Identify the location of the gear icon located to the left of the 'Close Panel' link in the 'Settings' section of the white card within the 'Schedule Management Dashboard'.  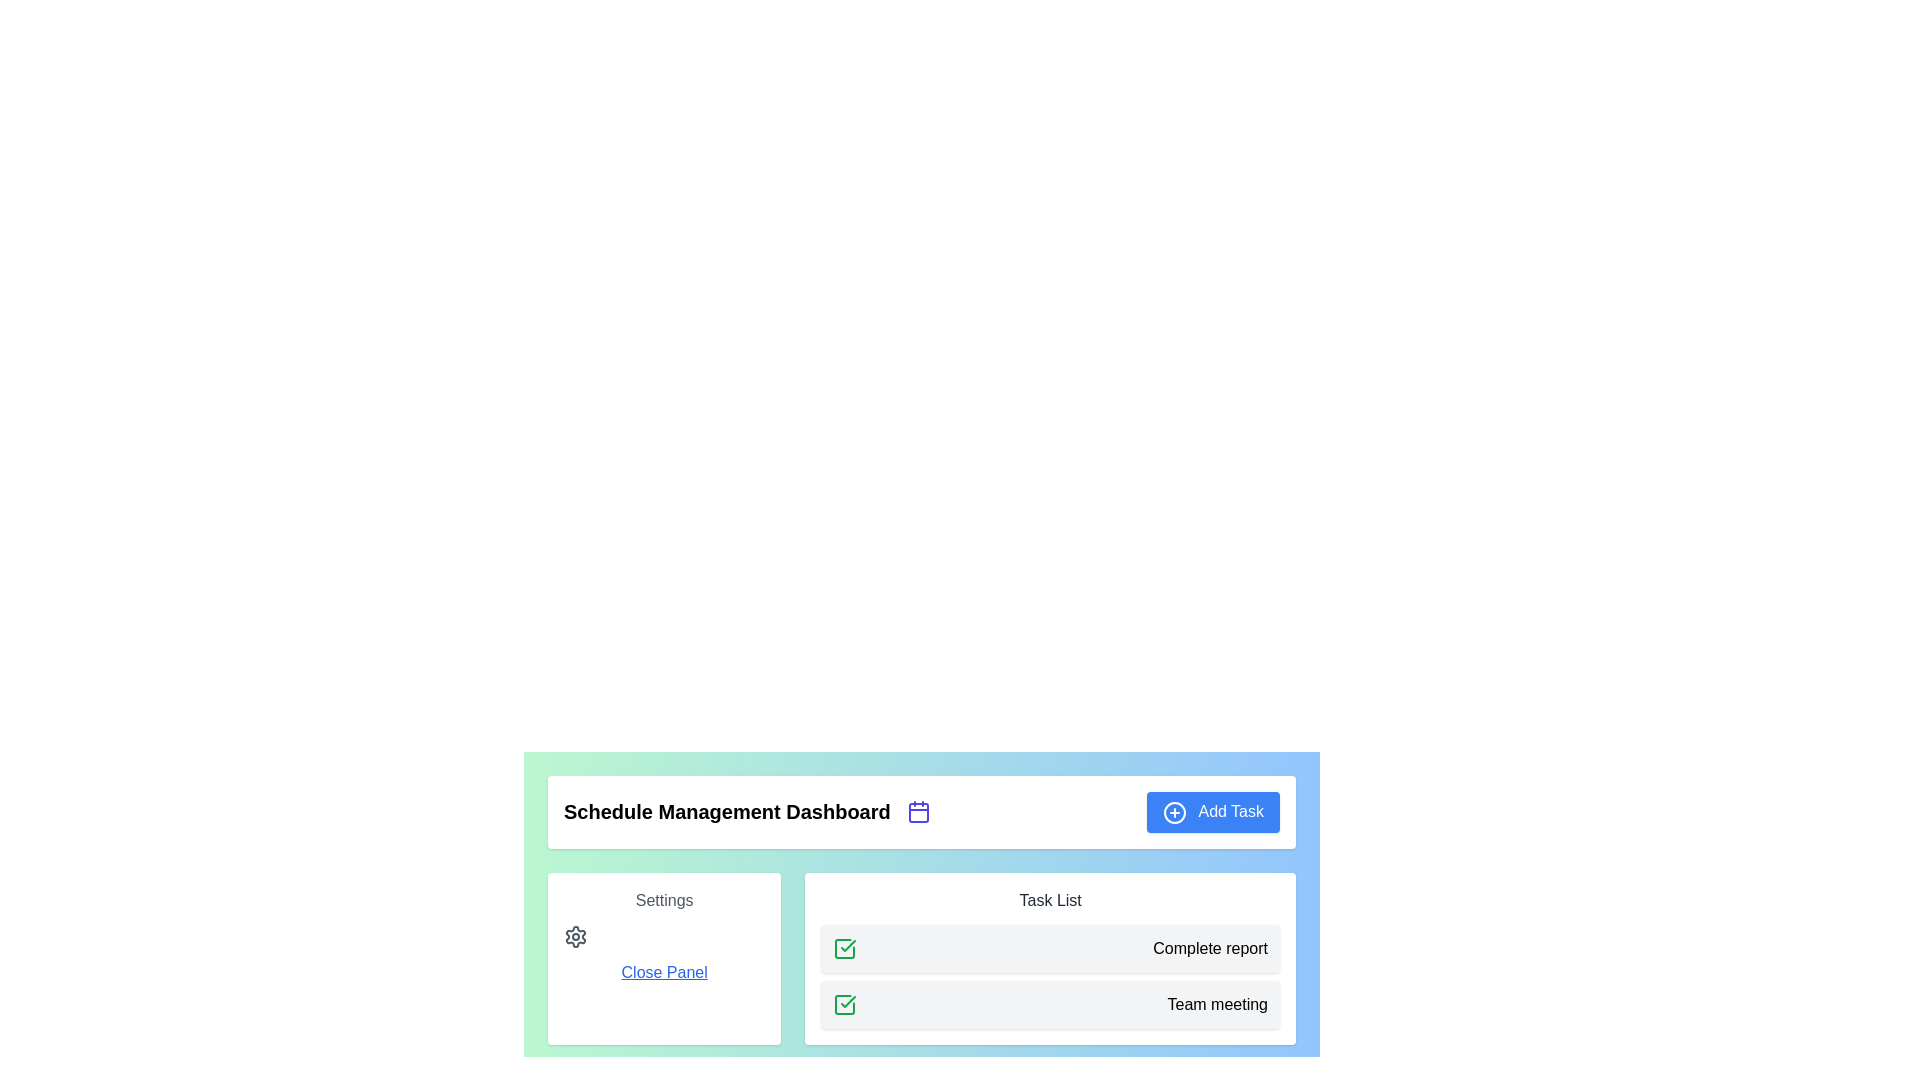
(575, 936).